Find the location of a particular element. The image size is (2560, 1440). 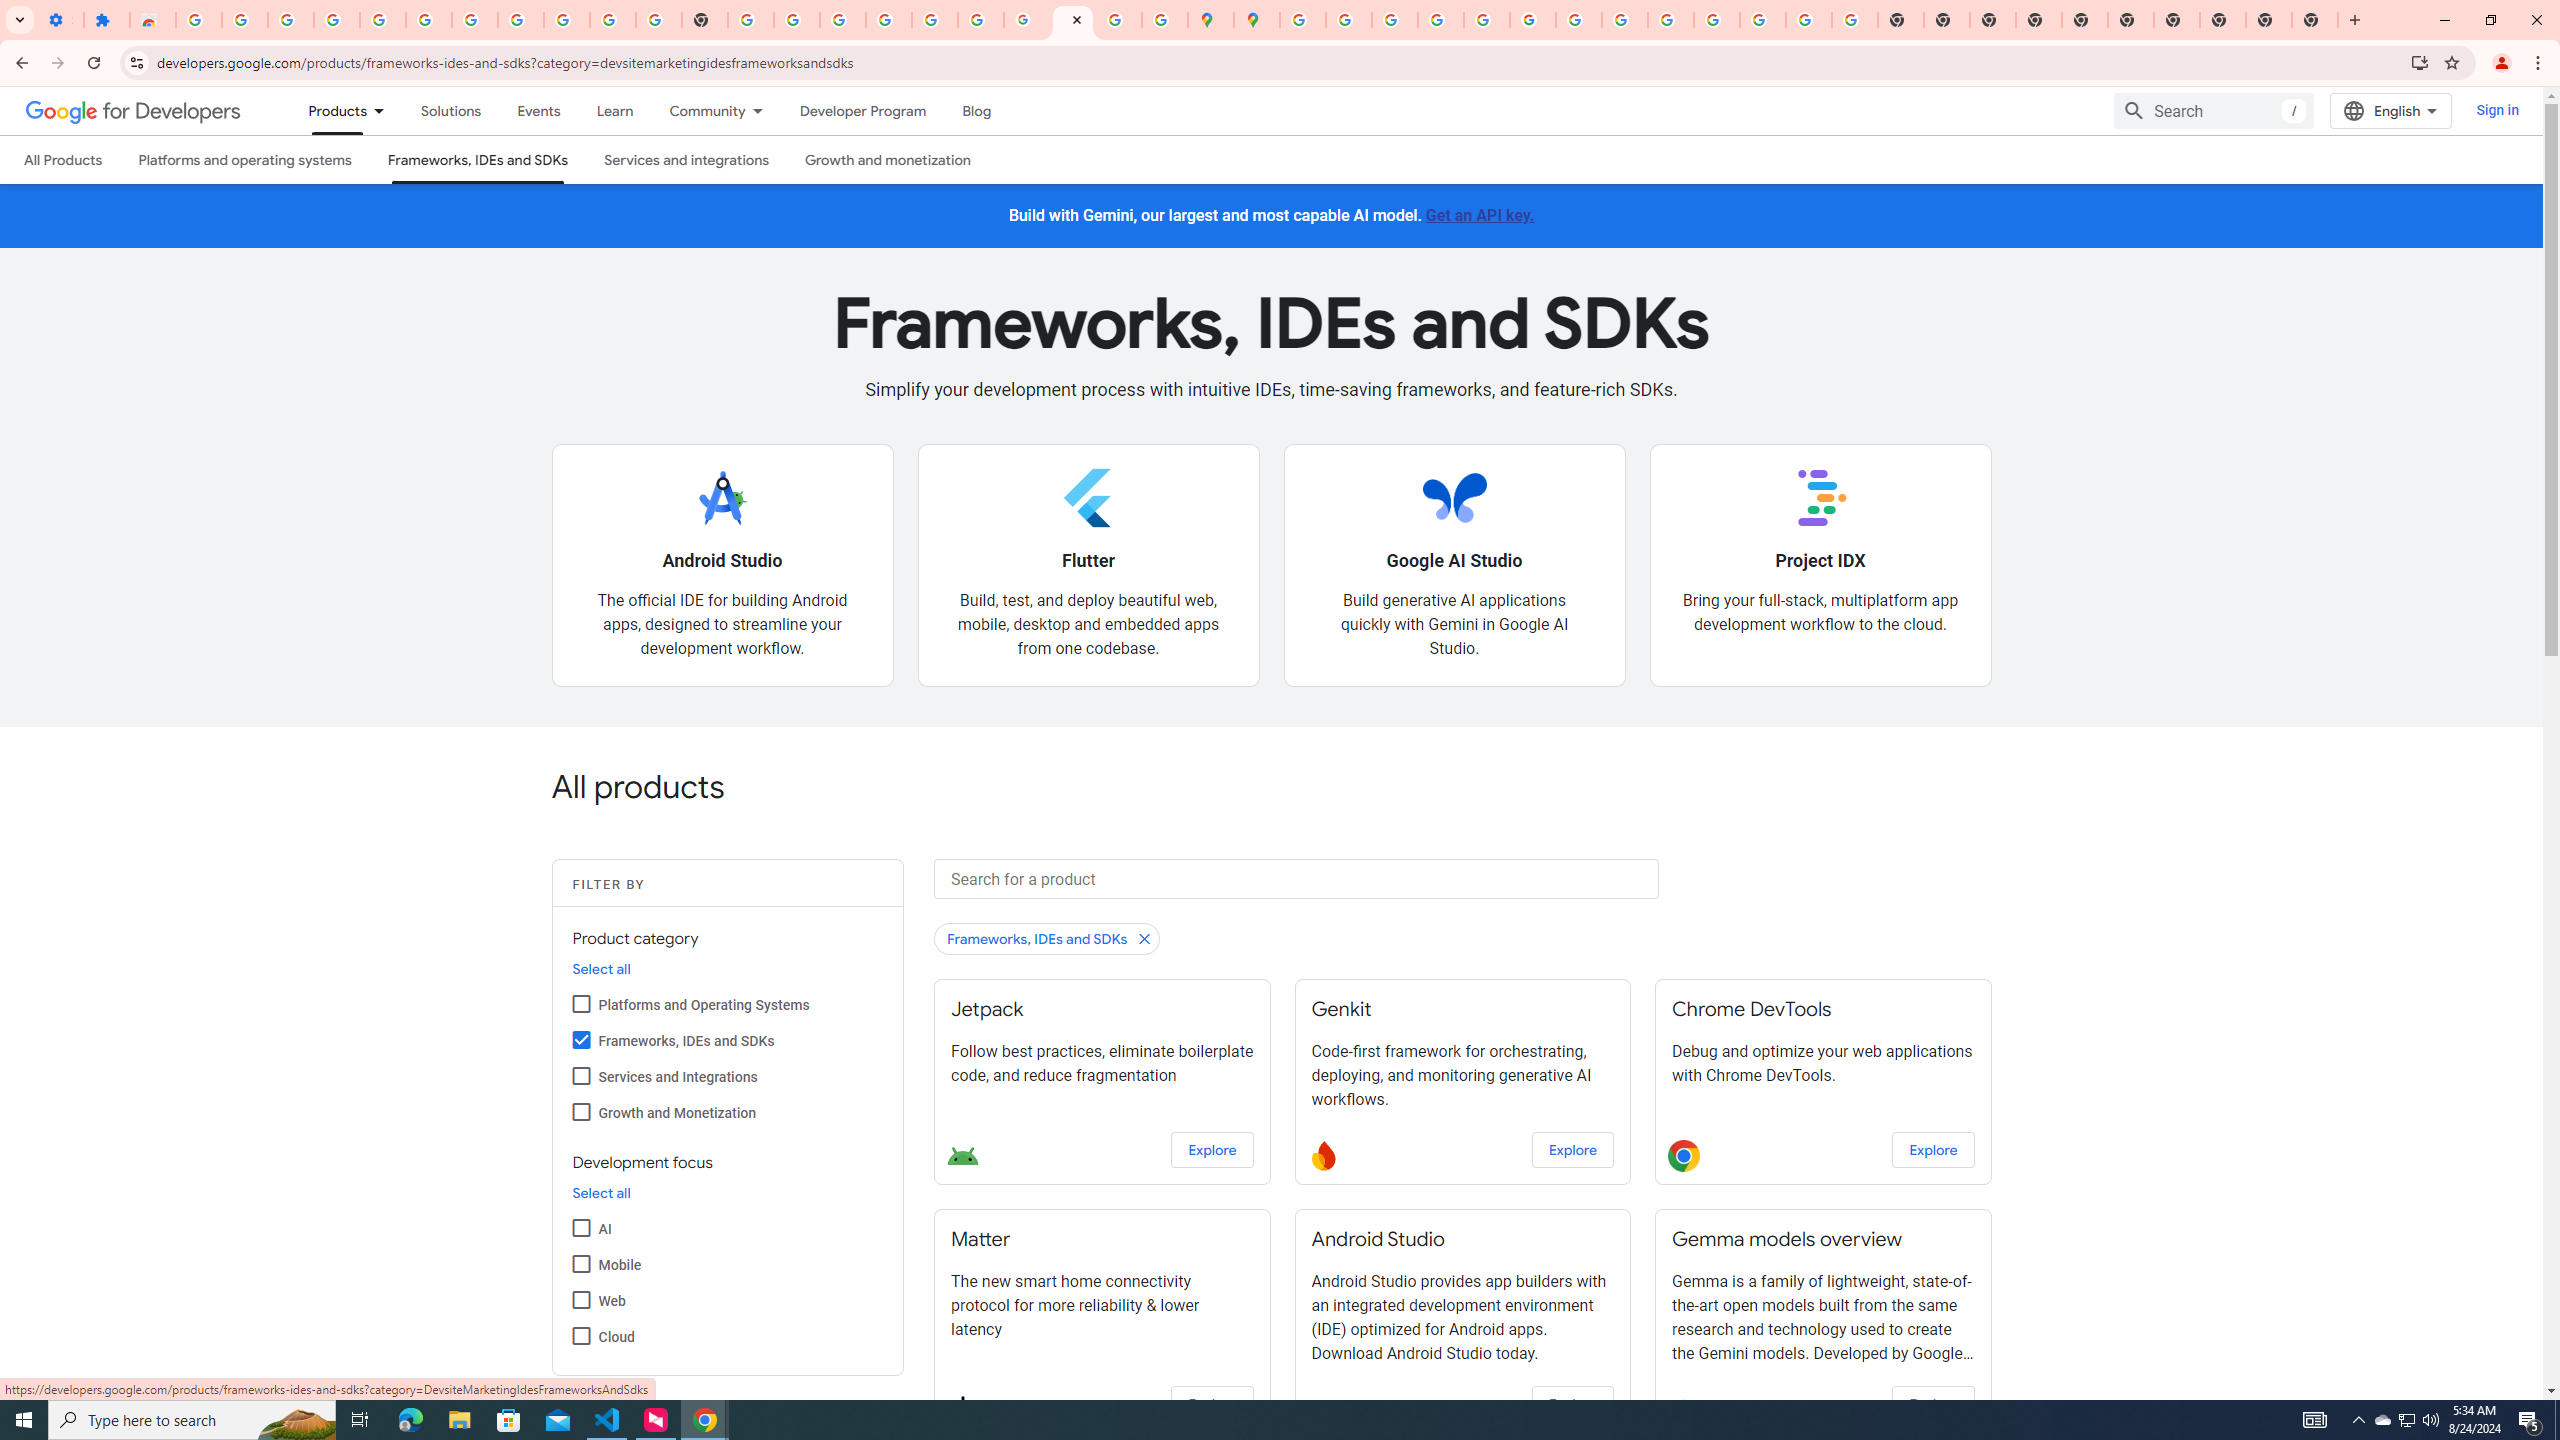

'Delete photos & videos - Computer - Google Photos Help' is located at coordinates (335, 19).